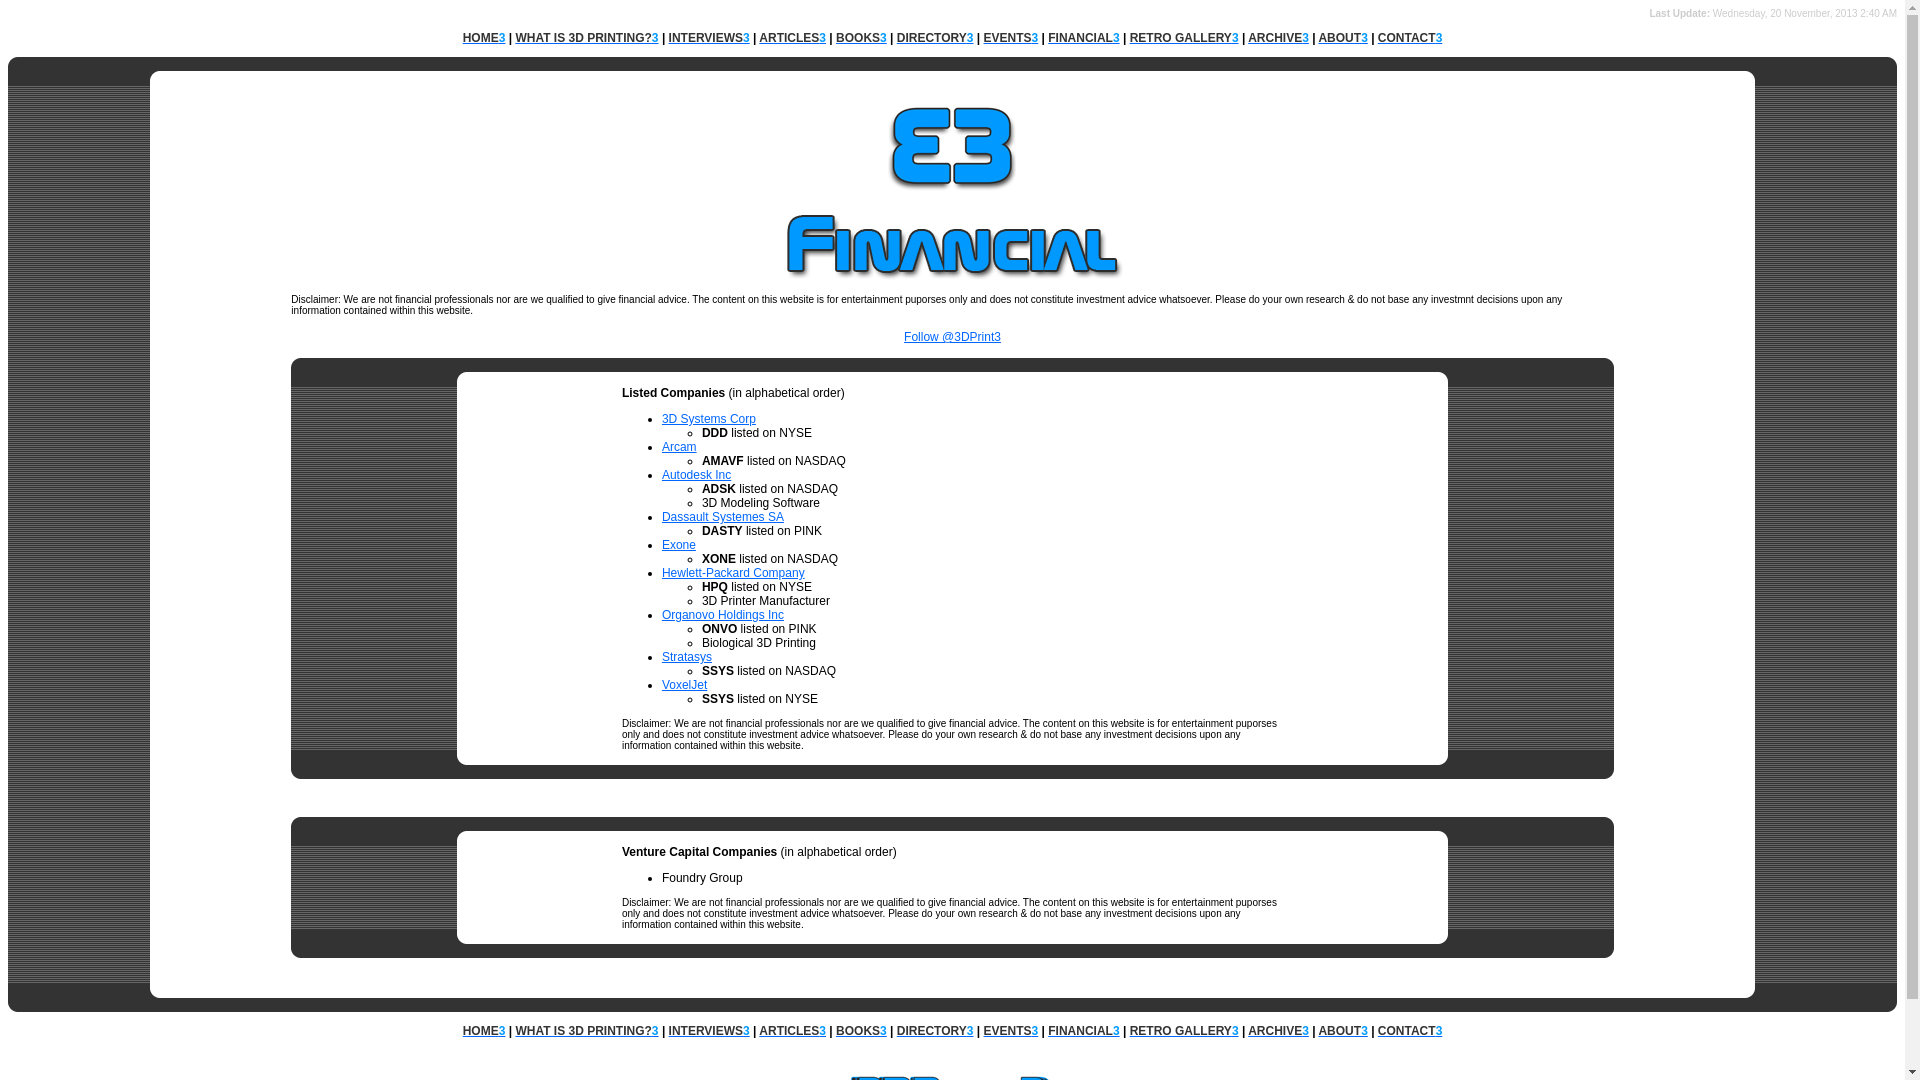 This screenshot has height=1080, width=1920. Describe the element at coordinates (1011, 1030) in the screenshot. I see `'EVENTS3'` at that location.